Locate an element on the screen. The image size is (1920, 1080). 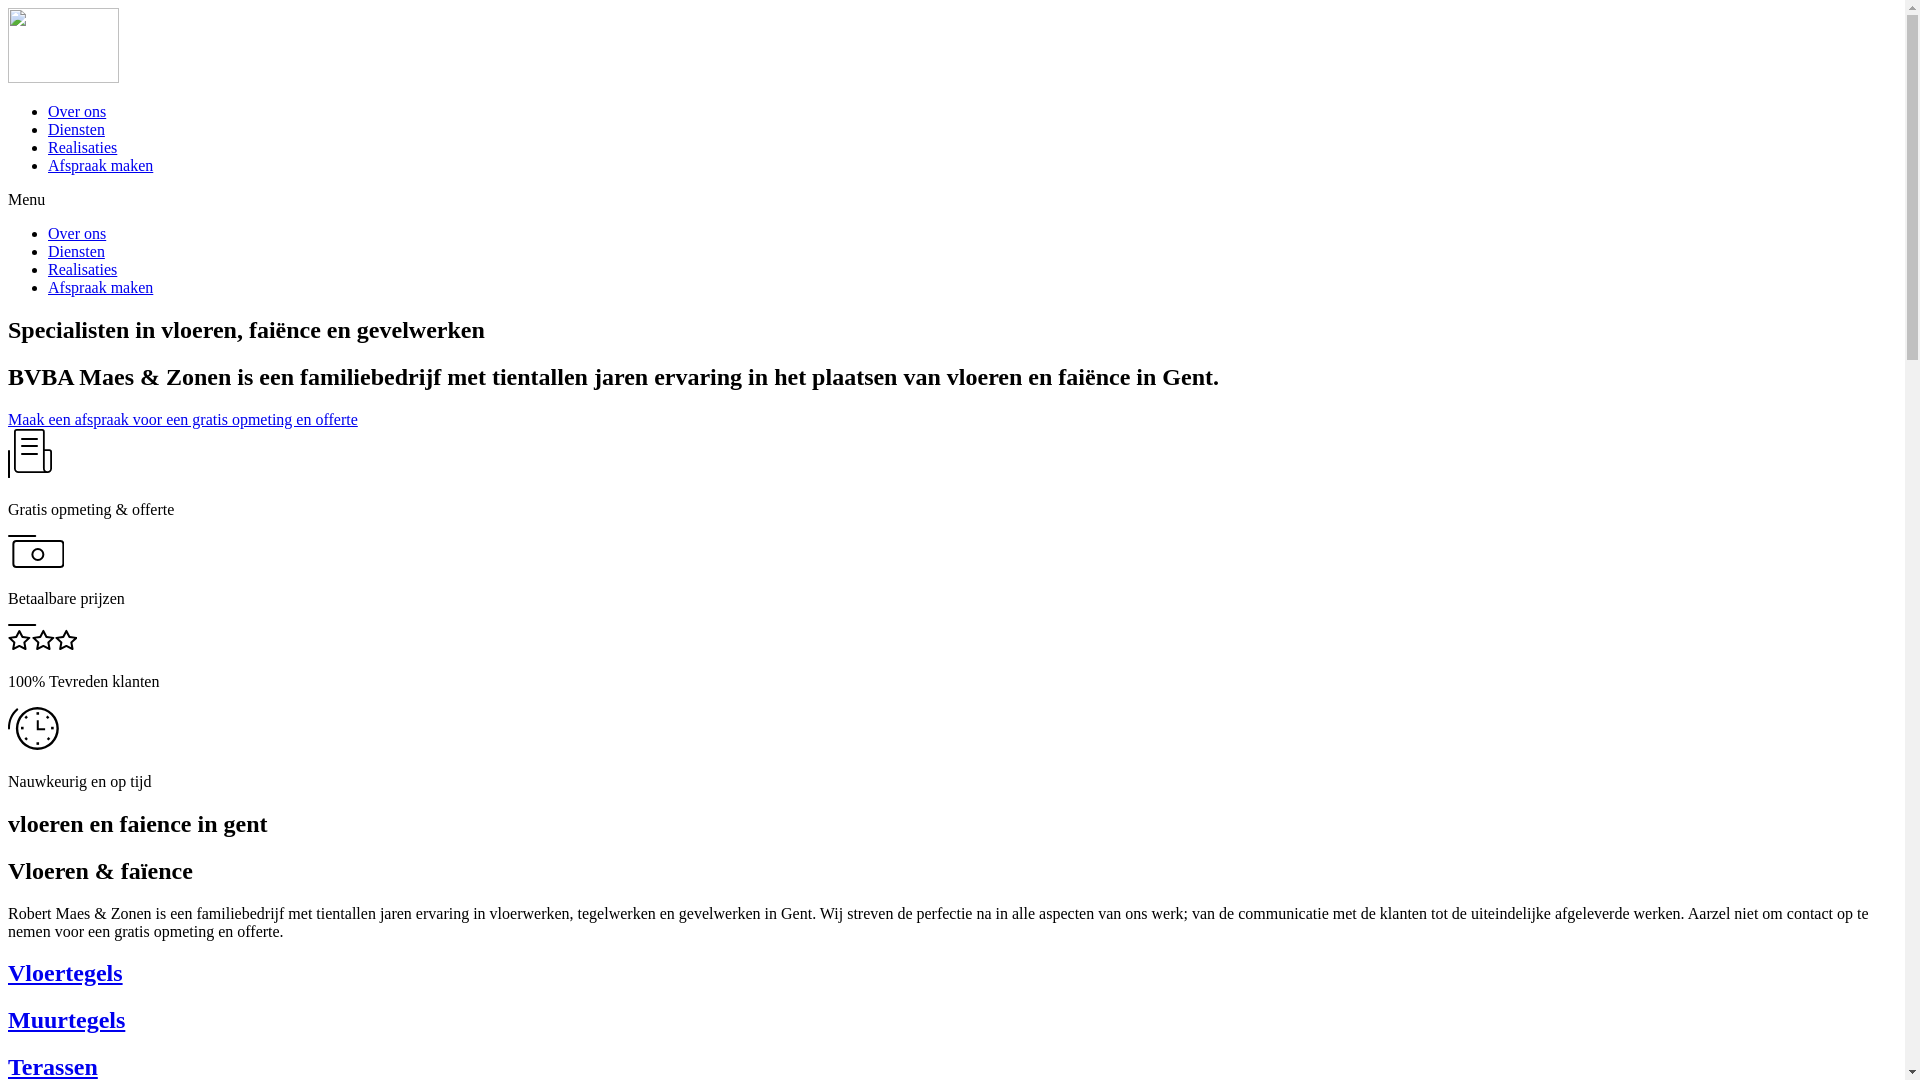
'Over ons' is located at coordinates (76, 111).